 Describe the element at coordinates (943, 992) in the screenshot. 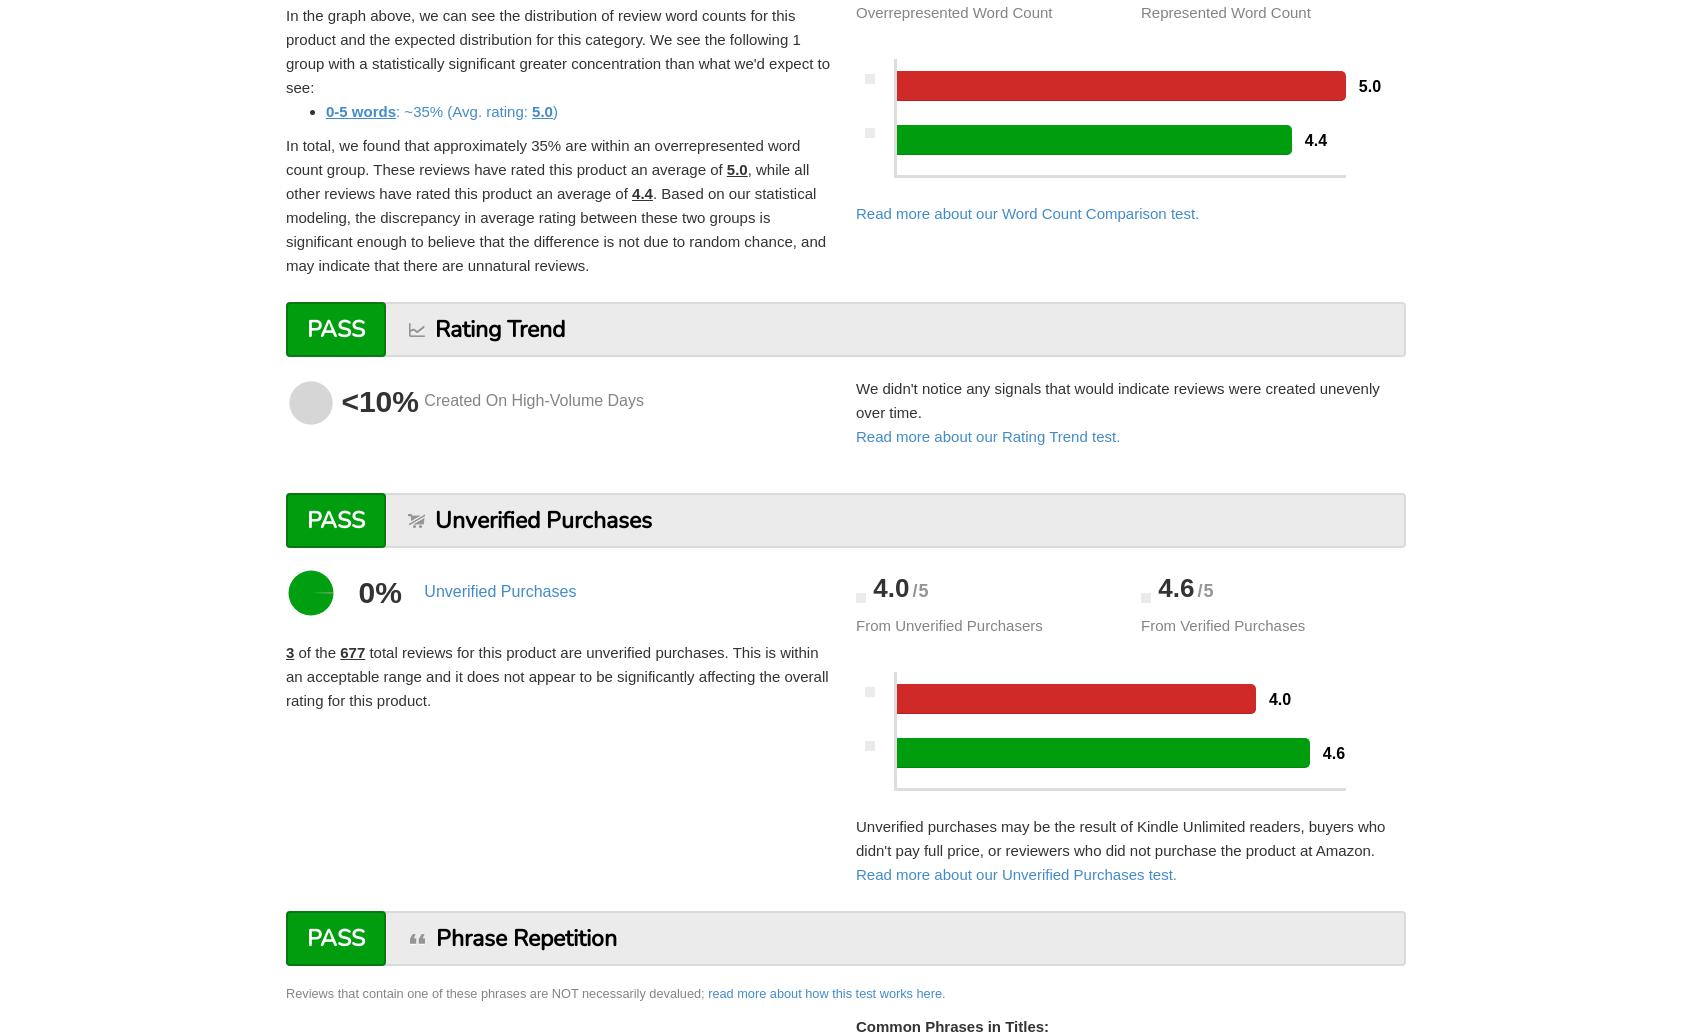

I see `'.'` at that location.